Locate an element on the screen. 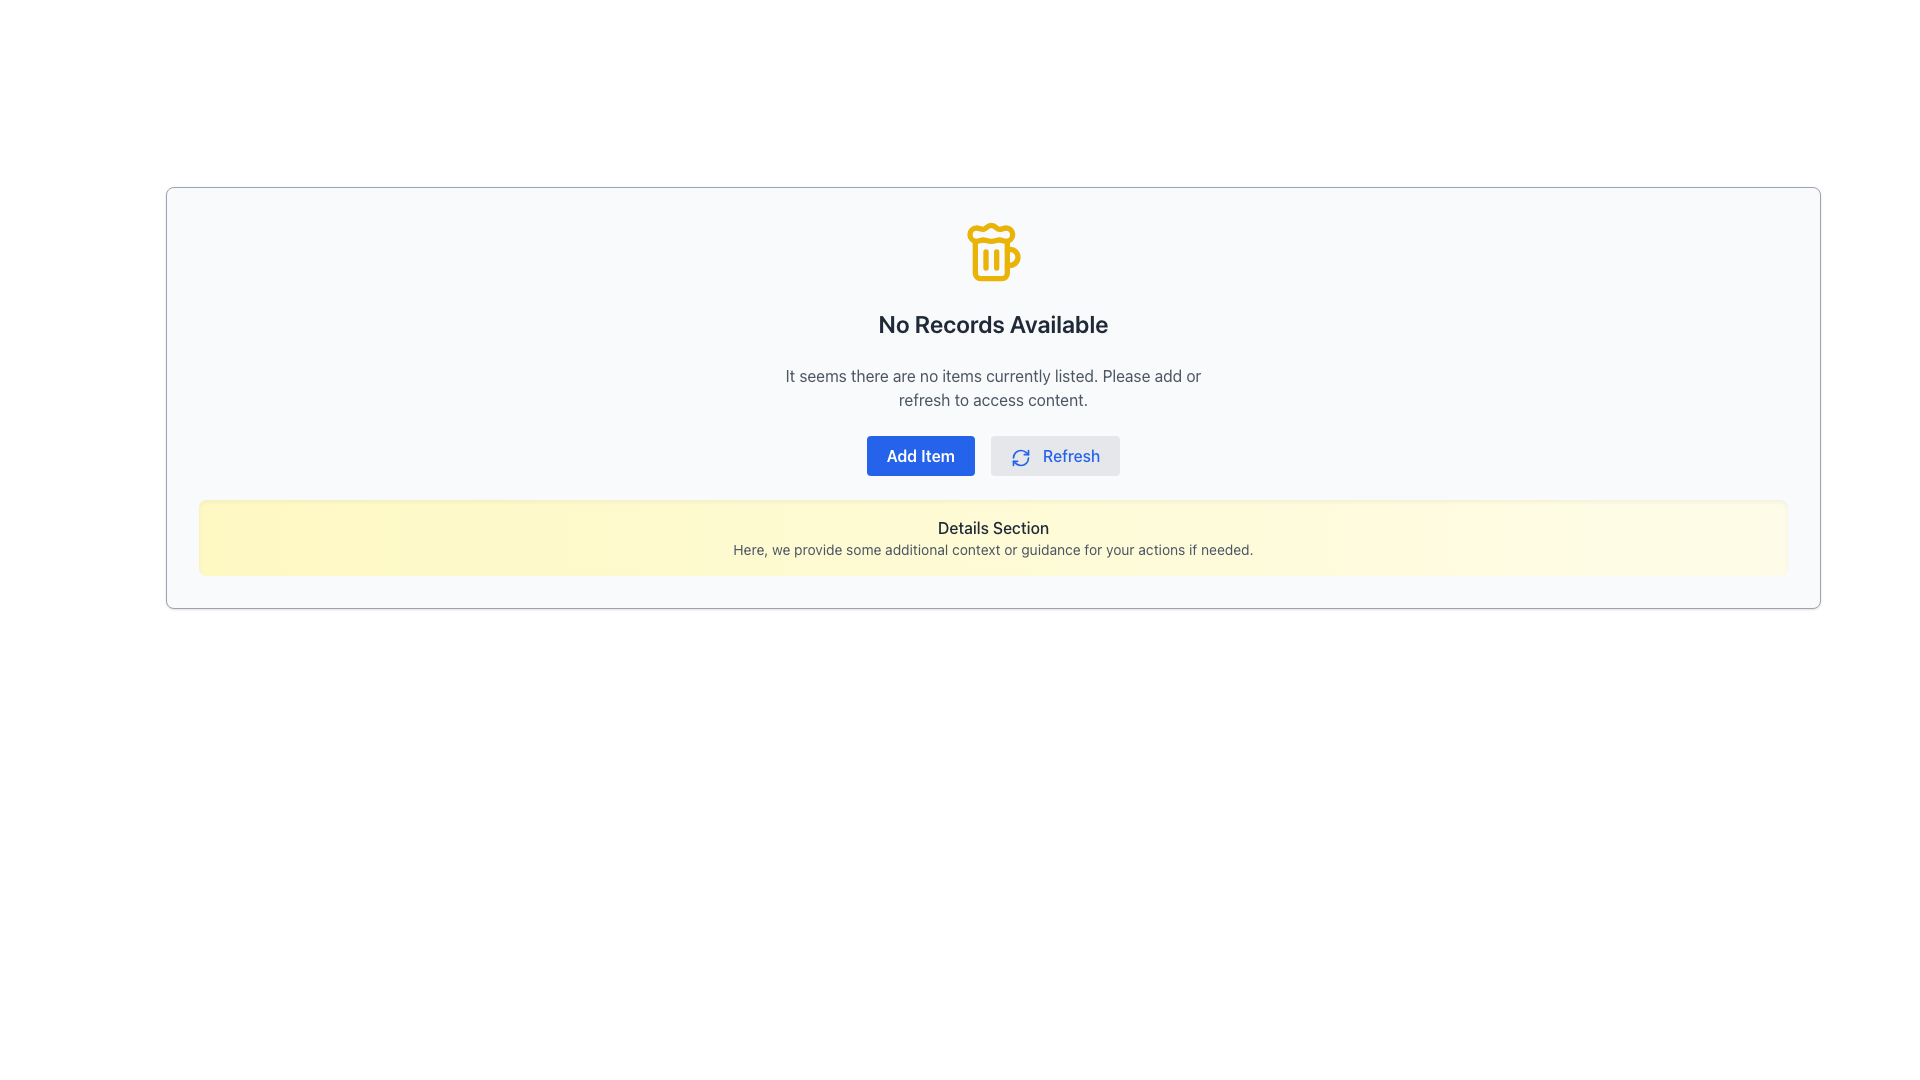  the refresh icon located to the left of the 'Refresh' button, which indicates a refresh action for the current view is located at coordinates (1020, 457).